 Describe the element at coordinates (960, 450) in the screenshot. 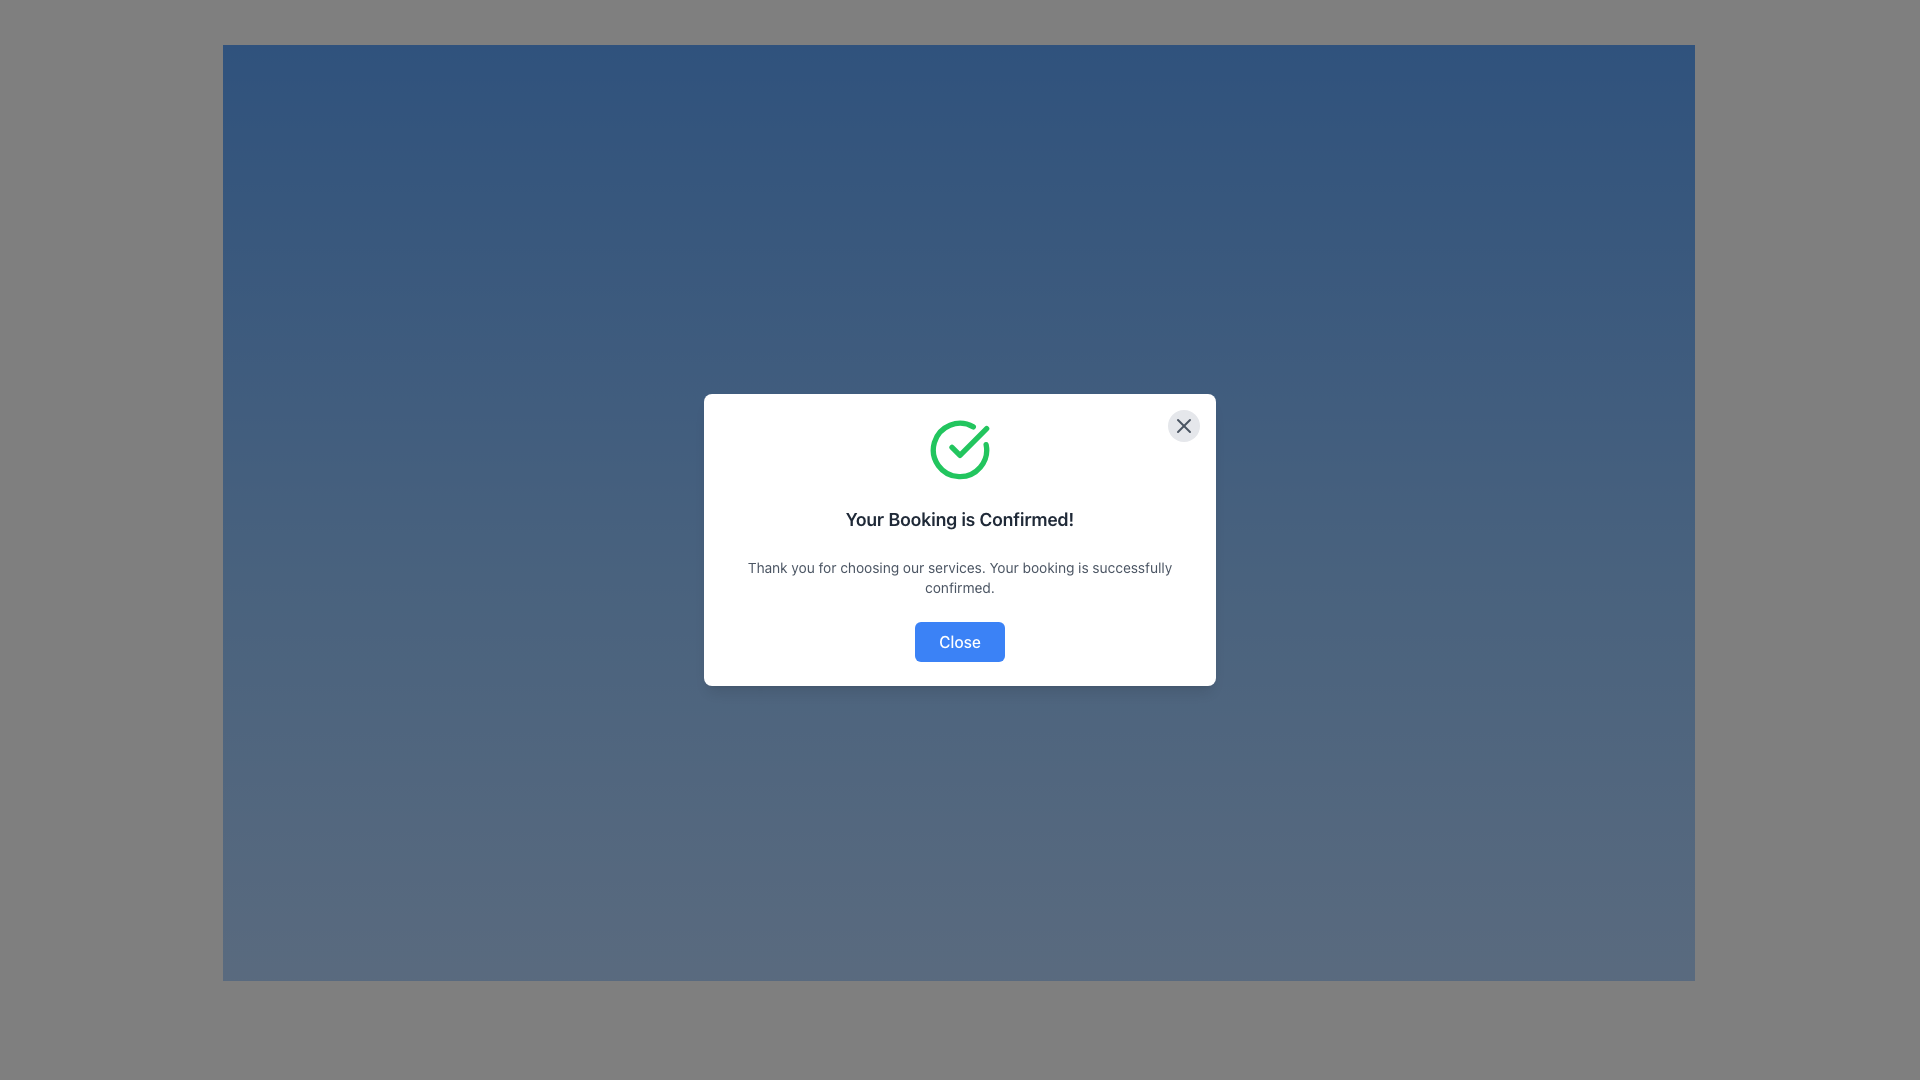

I see `the circular icon with a green outline and a checkmark symbol inside, located at the top center of the modal dialog box, above the text 'Your Booking is Confirmed!'` at that location.